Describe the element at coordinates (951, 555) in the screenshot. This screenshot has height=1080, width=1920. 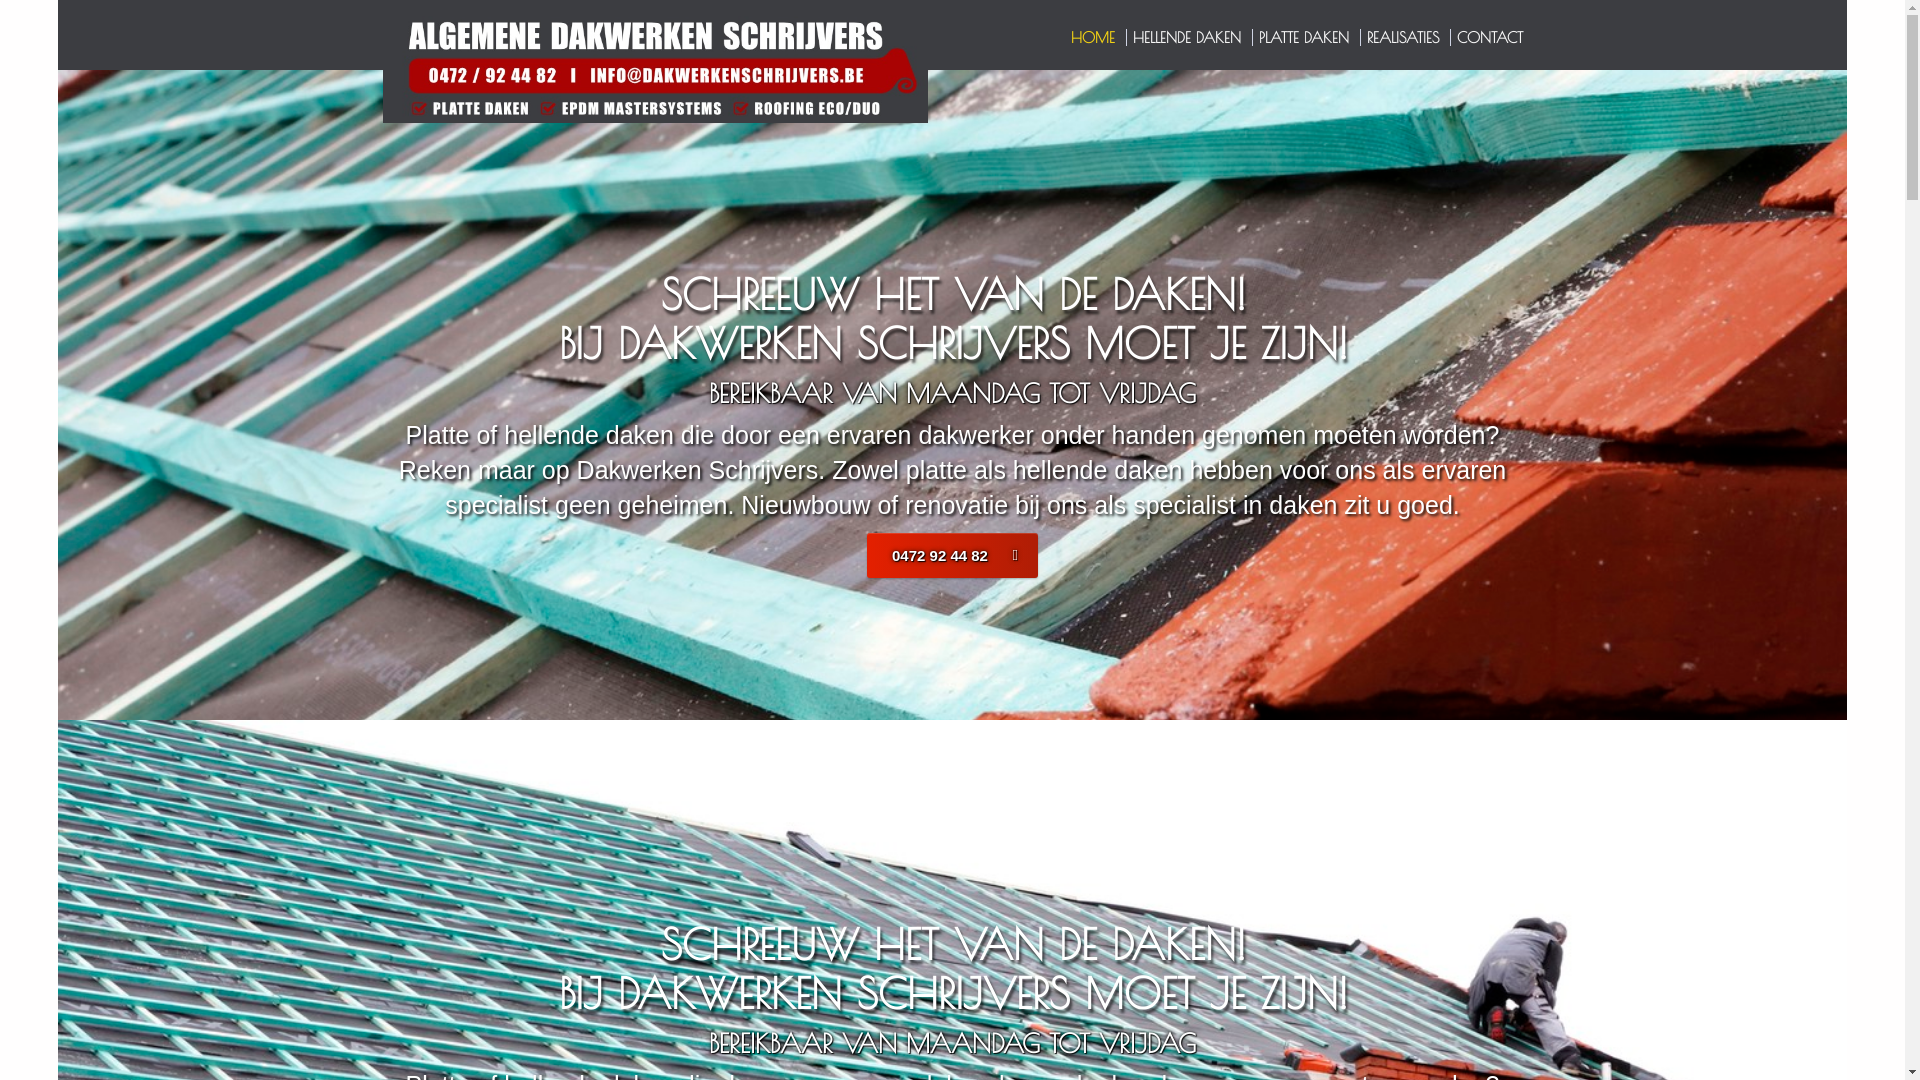
I see `'0472 92 44 82'` at that location.